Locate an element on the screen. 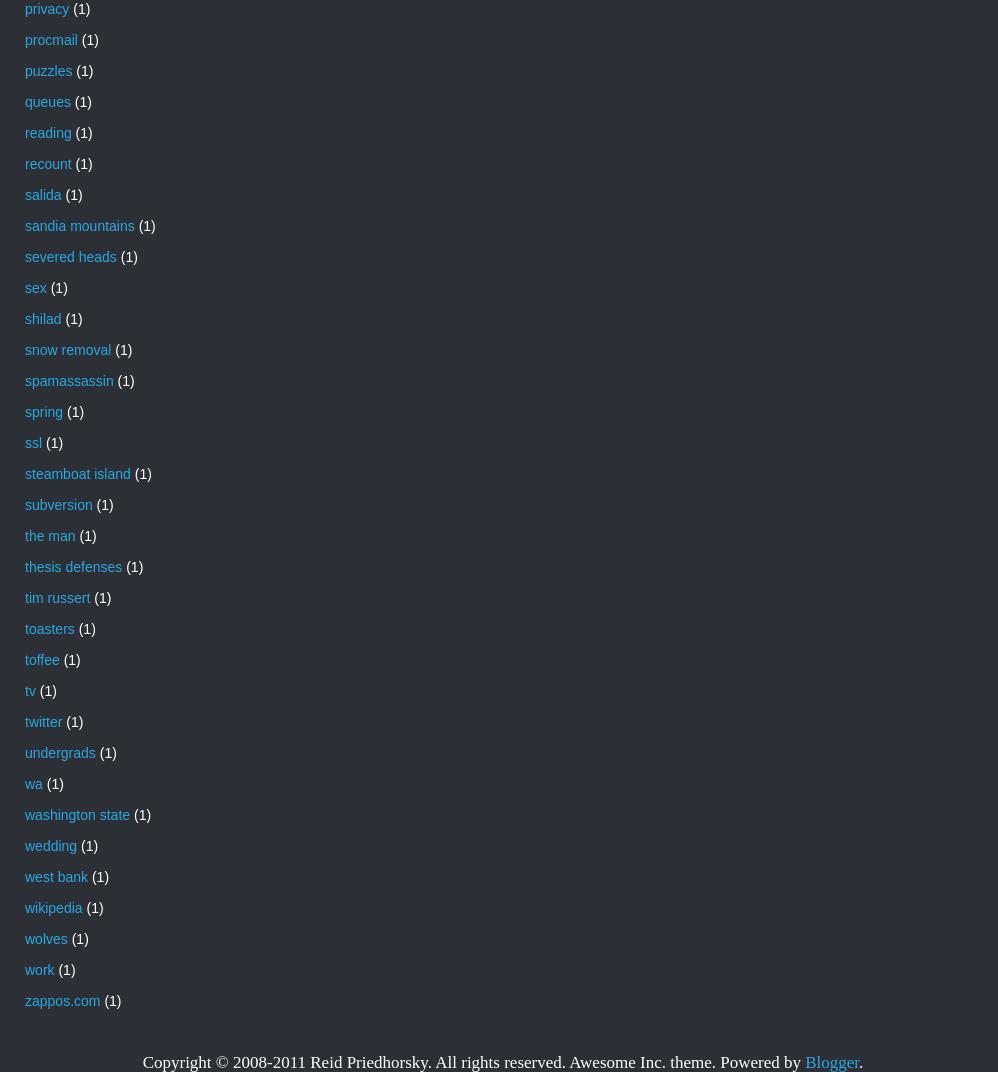 This screenshot has width=998, height=1072. 'Copyright © 2008-2011 Reid Priedhorsky. All rights reserved. Awesome Inc. theme. Powered by' is located at coordinates (472, 1061).